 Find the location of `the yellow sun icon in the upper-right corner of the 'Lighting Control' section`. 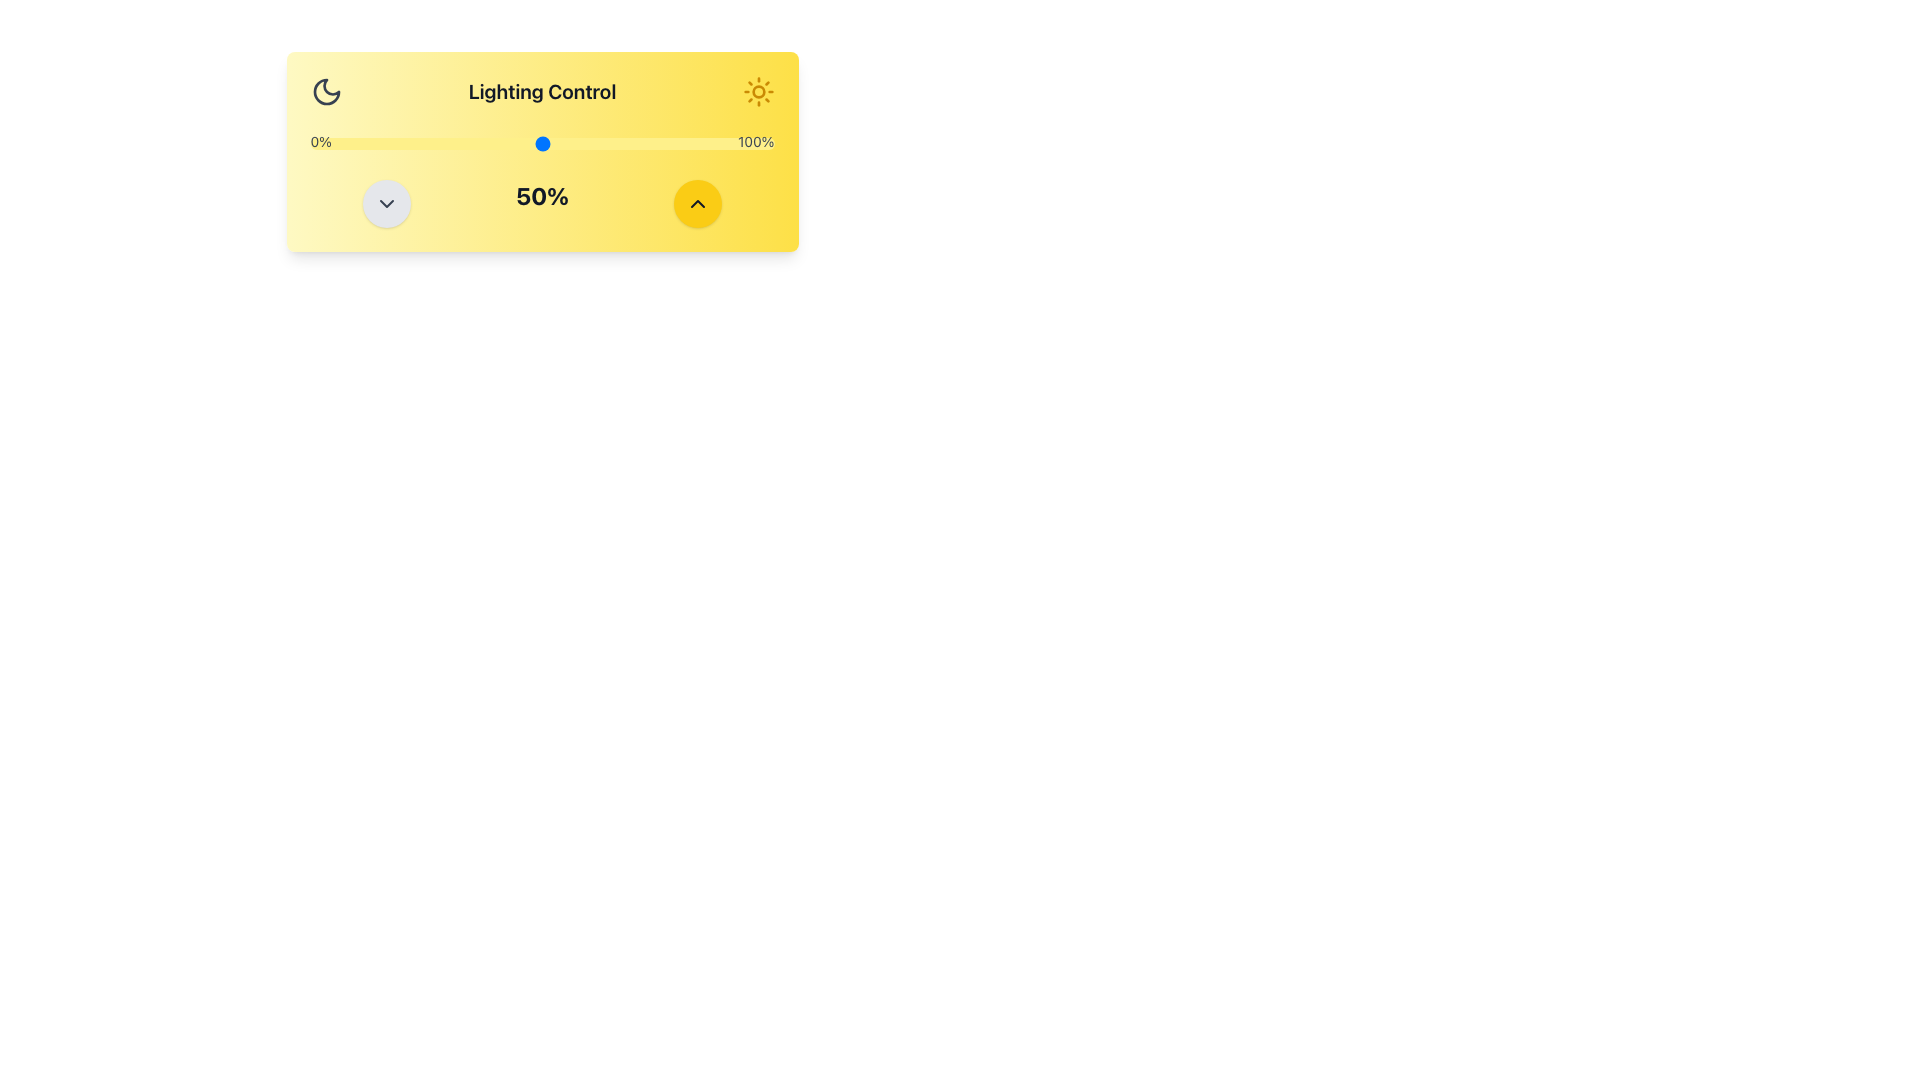

the yellow sun icon in the upper-right corner of the 'Lighting Control' section is located at coordinates (757, 92).